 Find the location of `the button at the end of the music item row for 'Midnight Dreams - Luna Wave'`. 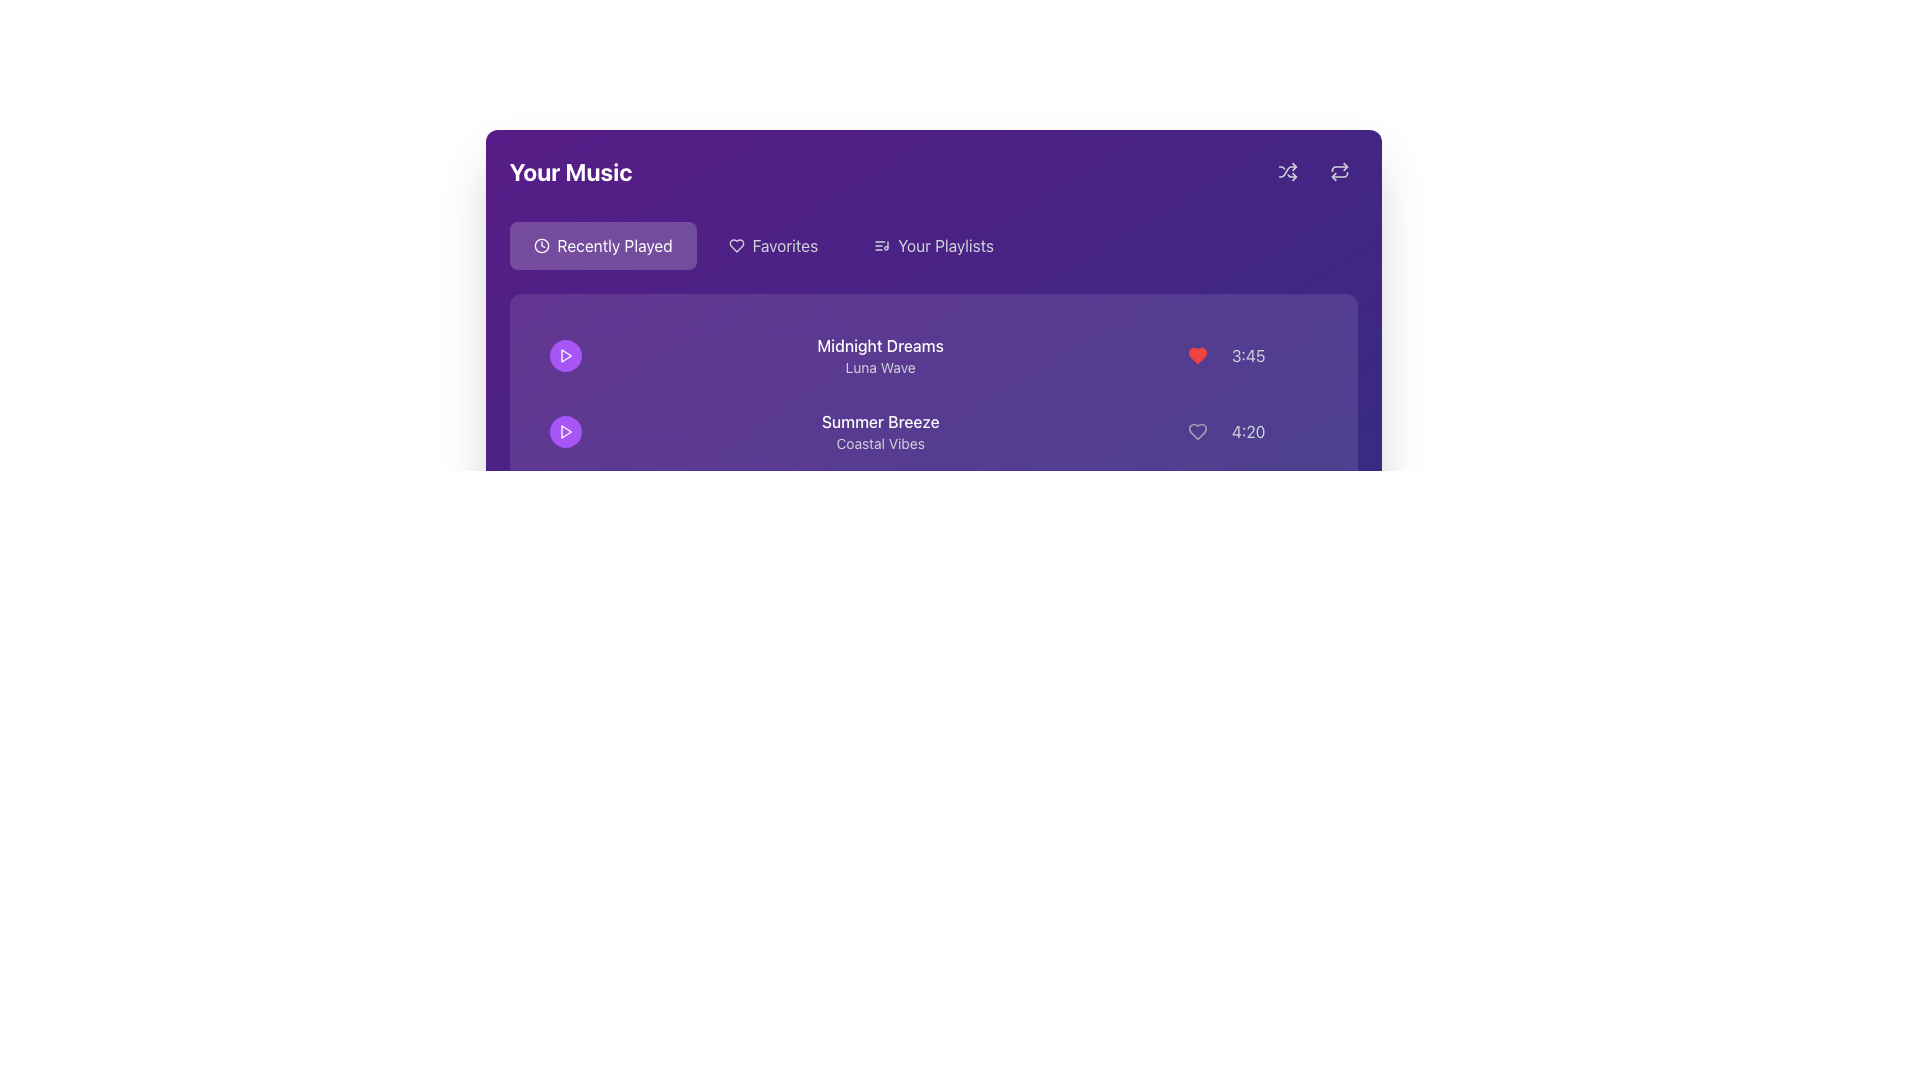

the button at the end of the music item row for 'Midnight Dreams - Luna Wave' is located at coordinates (1299, 354).